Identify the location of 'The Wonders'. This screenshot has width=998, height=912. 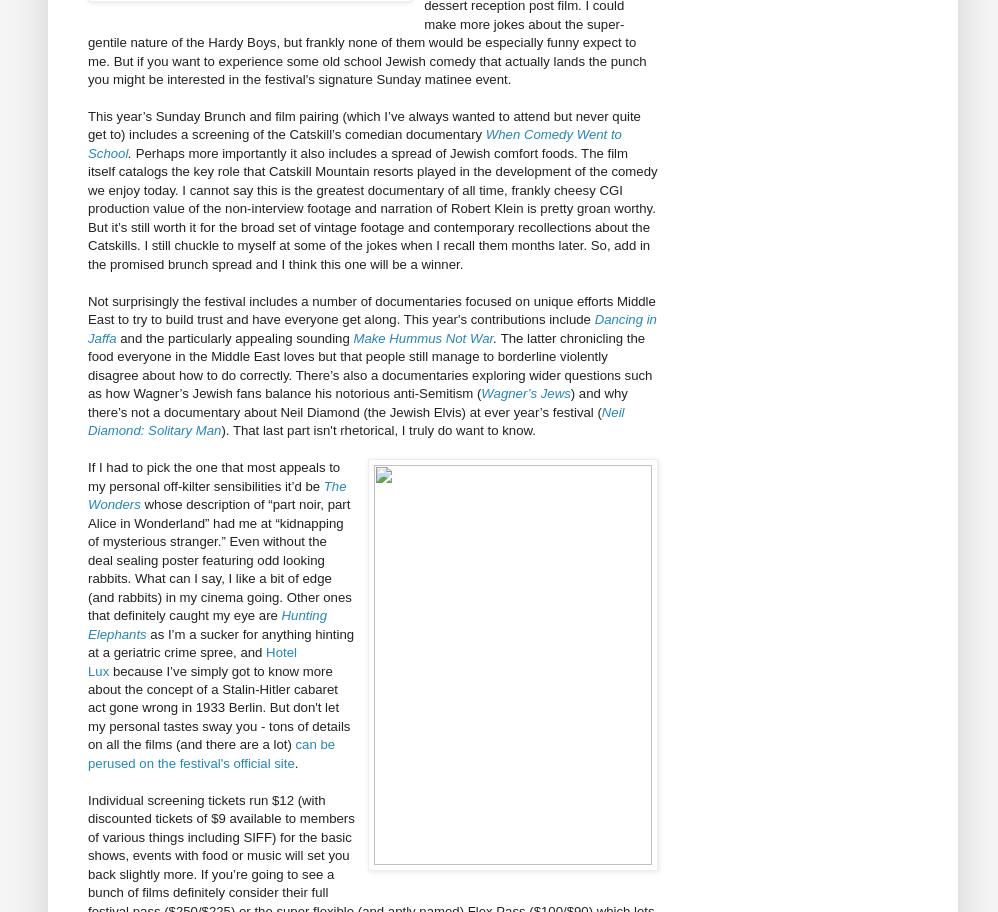
(216, 494).